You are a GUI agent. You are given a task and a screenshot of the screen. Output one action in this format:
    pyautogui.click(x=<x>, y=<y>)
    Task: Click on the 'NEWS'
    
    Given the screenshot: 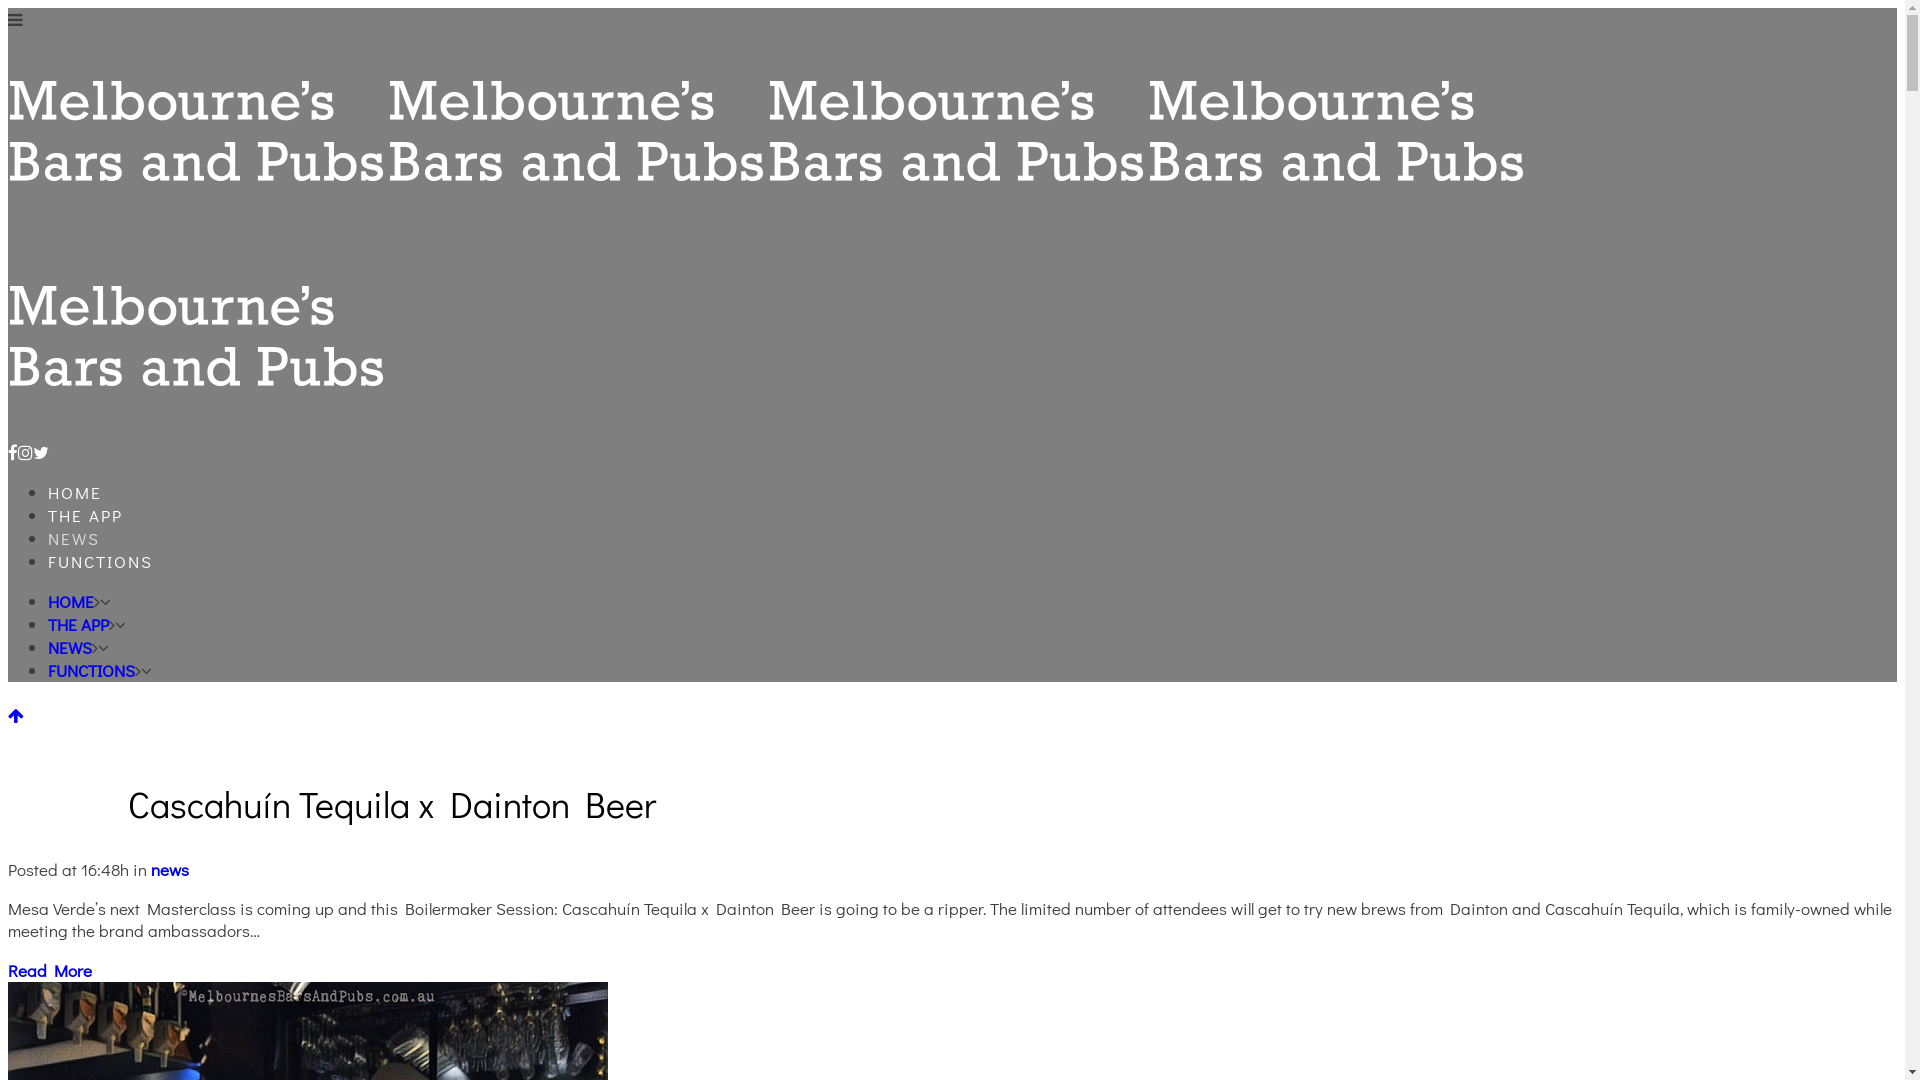 What is the action you would take?
    pyautogui.click(x=70, y=647)
    